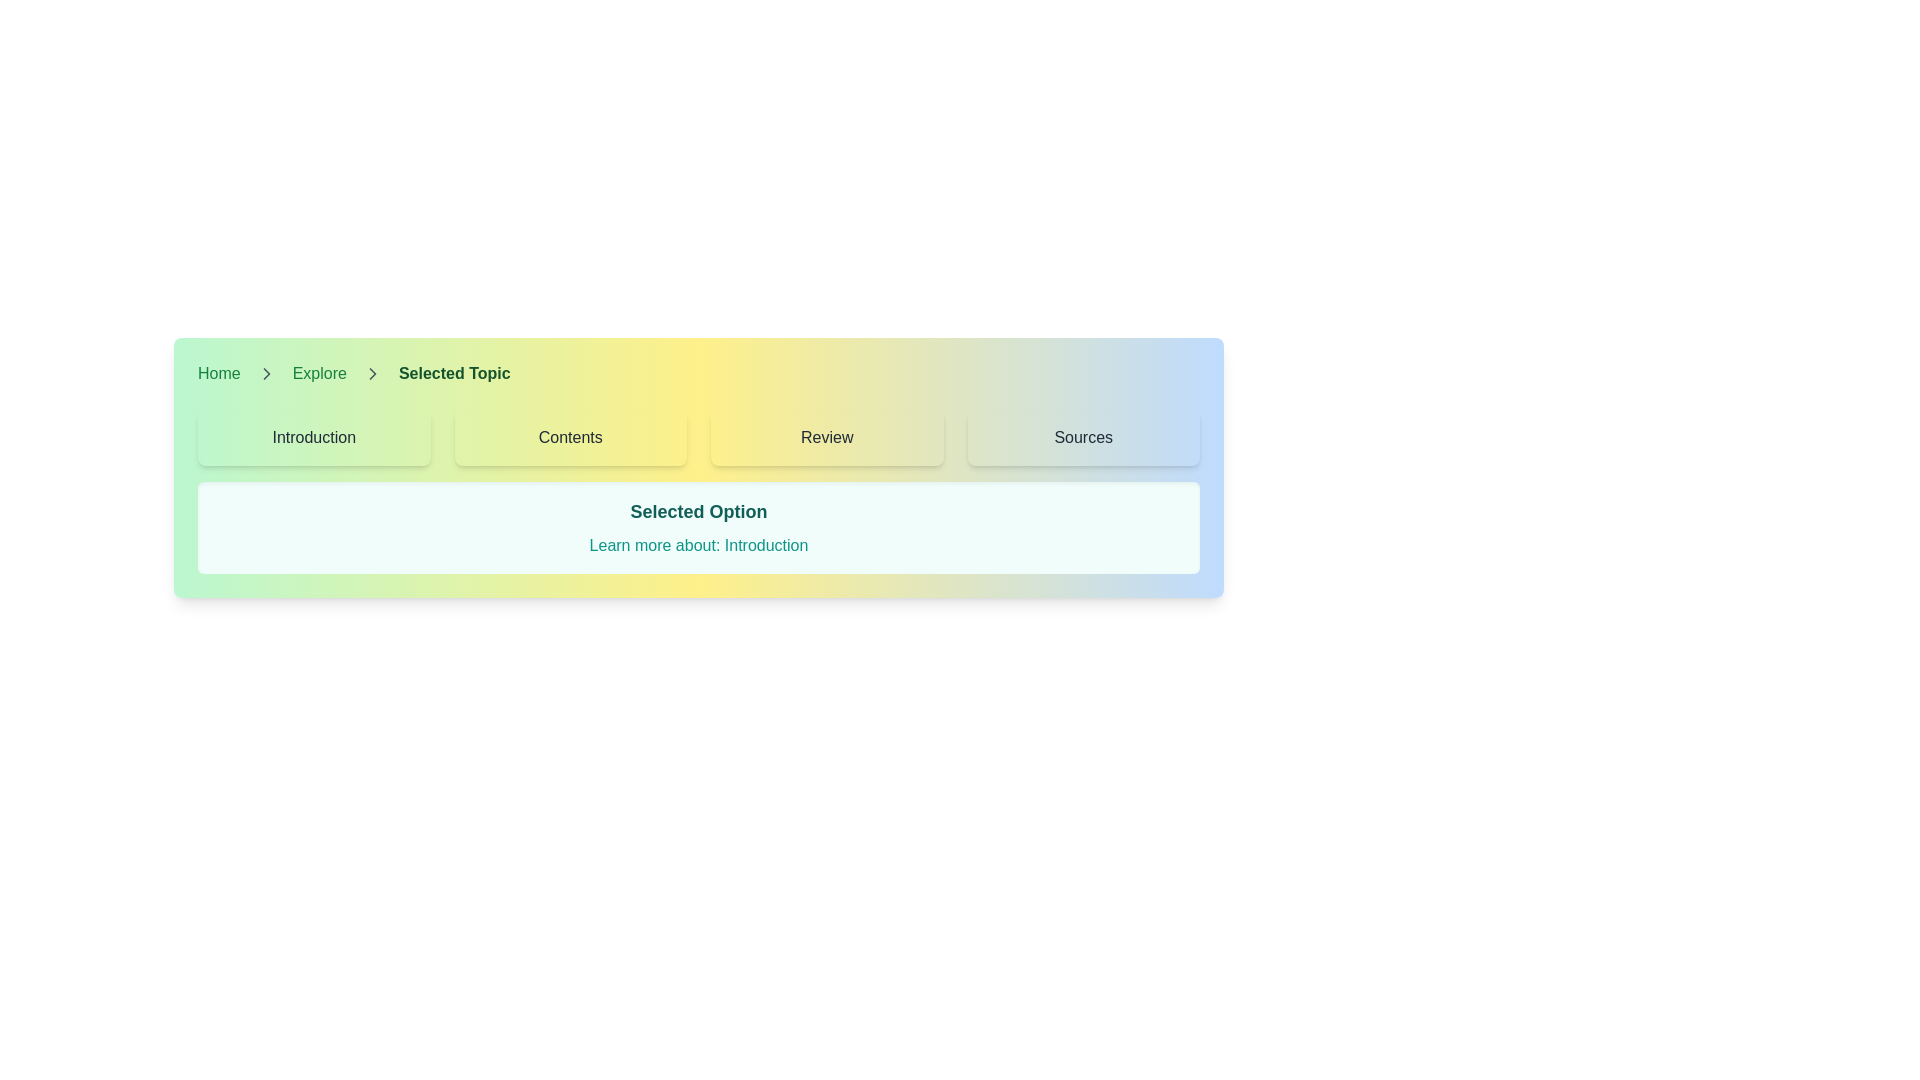  What do you see at coordinates (372, 374) in the screenshot?
I see `the second chevron icon in the breadcrumb navigation bar, which is positioned to the right of the 'Explore' link and to the left of the 'Selected Topic' text` at bounding box center [372, 374].